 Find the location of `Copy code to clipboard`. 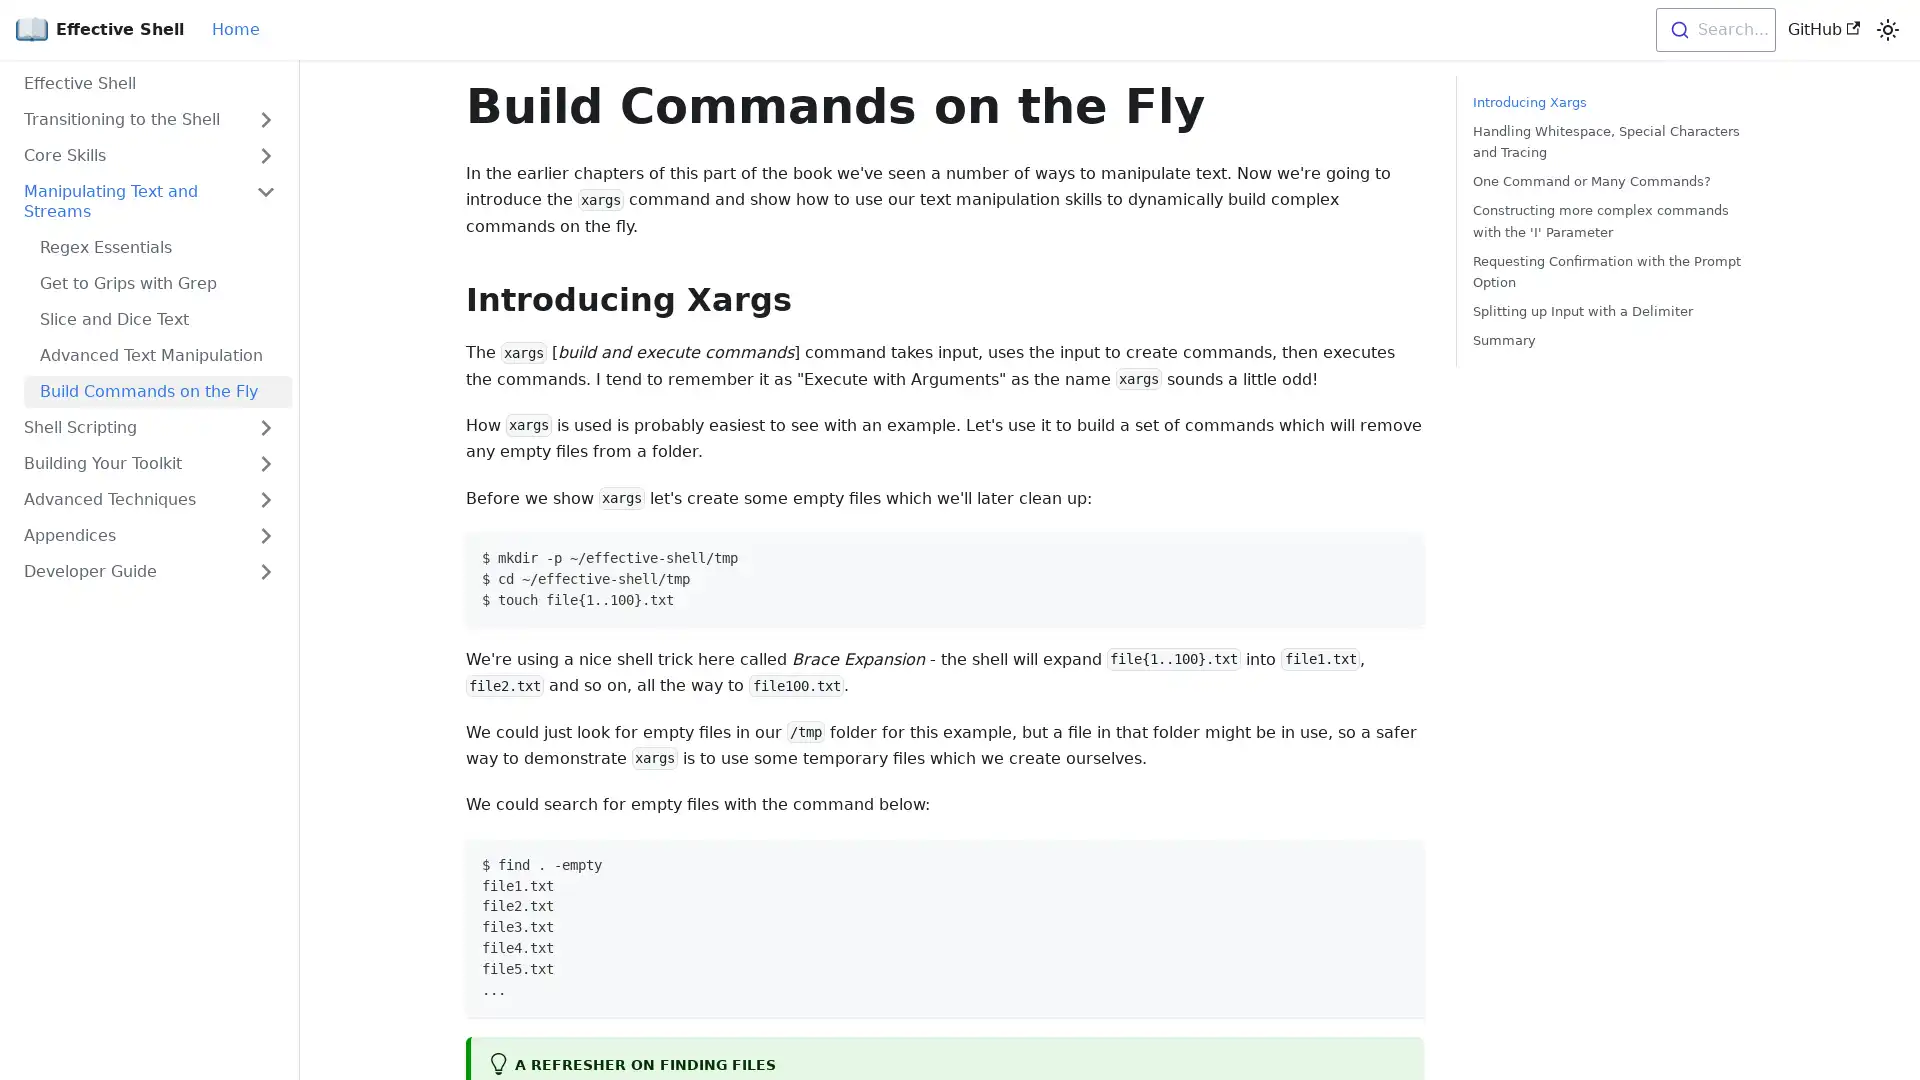

Copy code to clipboard is located at coordinates (1398, 555).